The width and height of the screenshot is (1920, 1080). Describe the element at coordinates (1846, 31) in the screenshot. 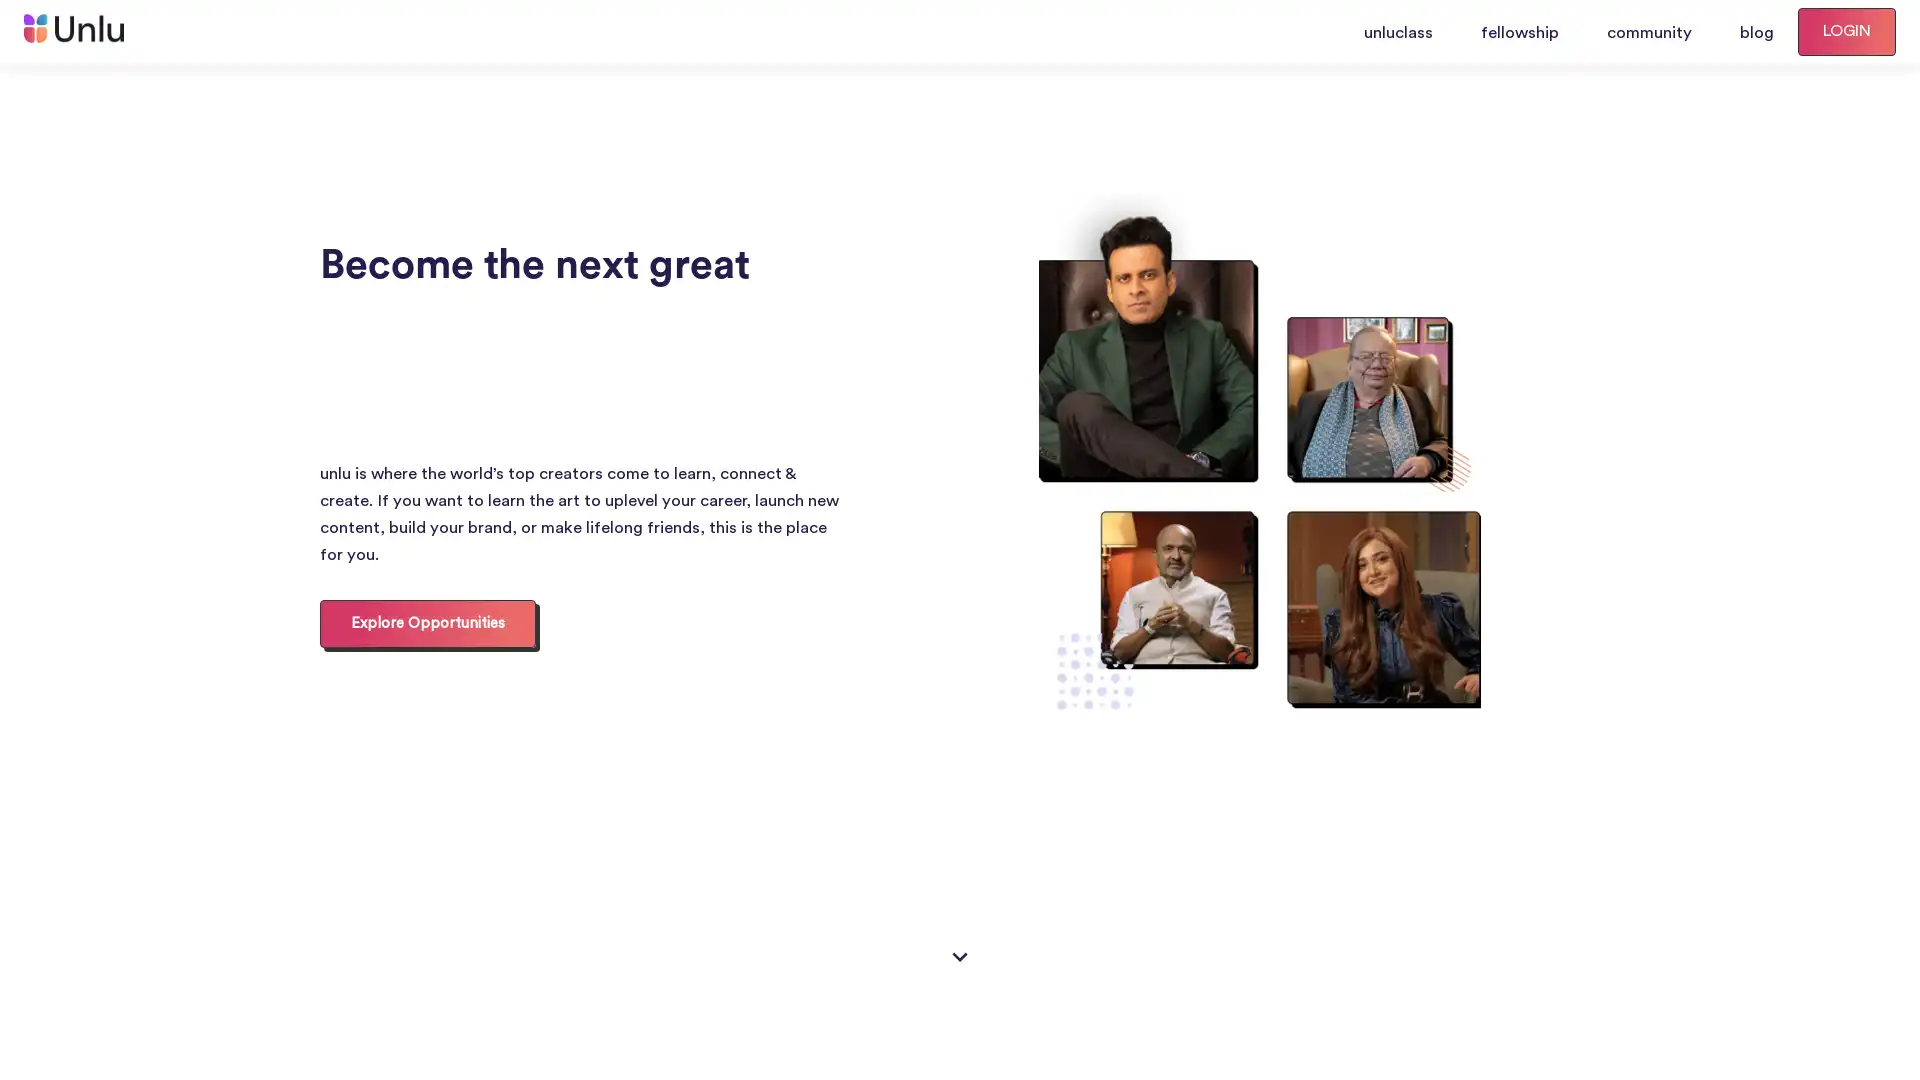

I see `LOGIN` at that location.